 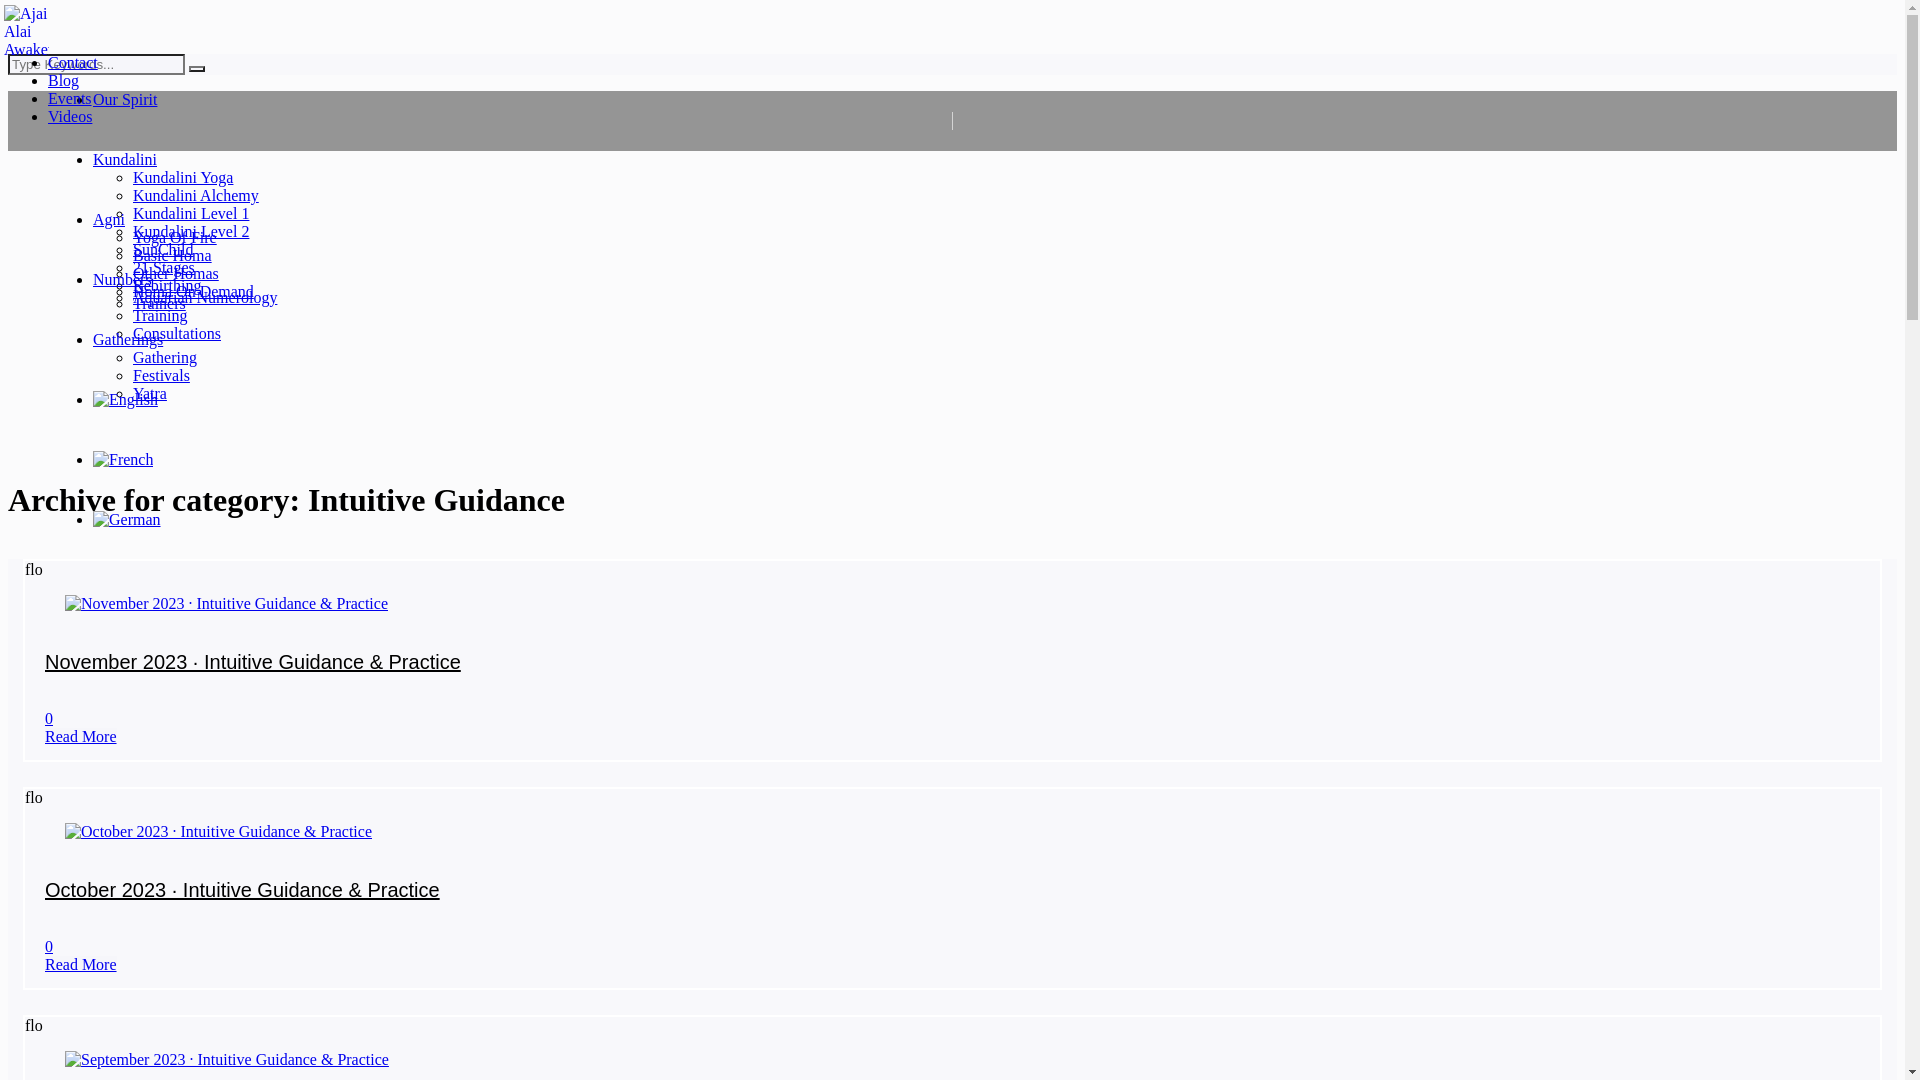 I want to click on 'Gathering', so click(x=164, y=356).